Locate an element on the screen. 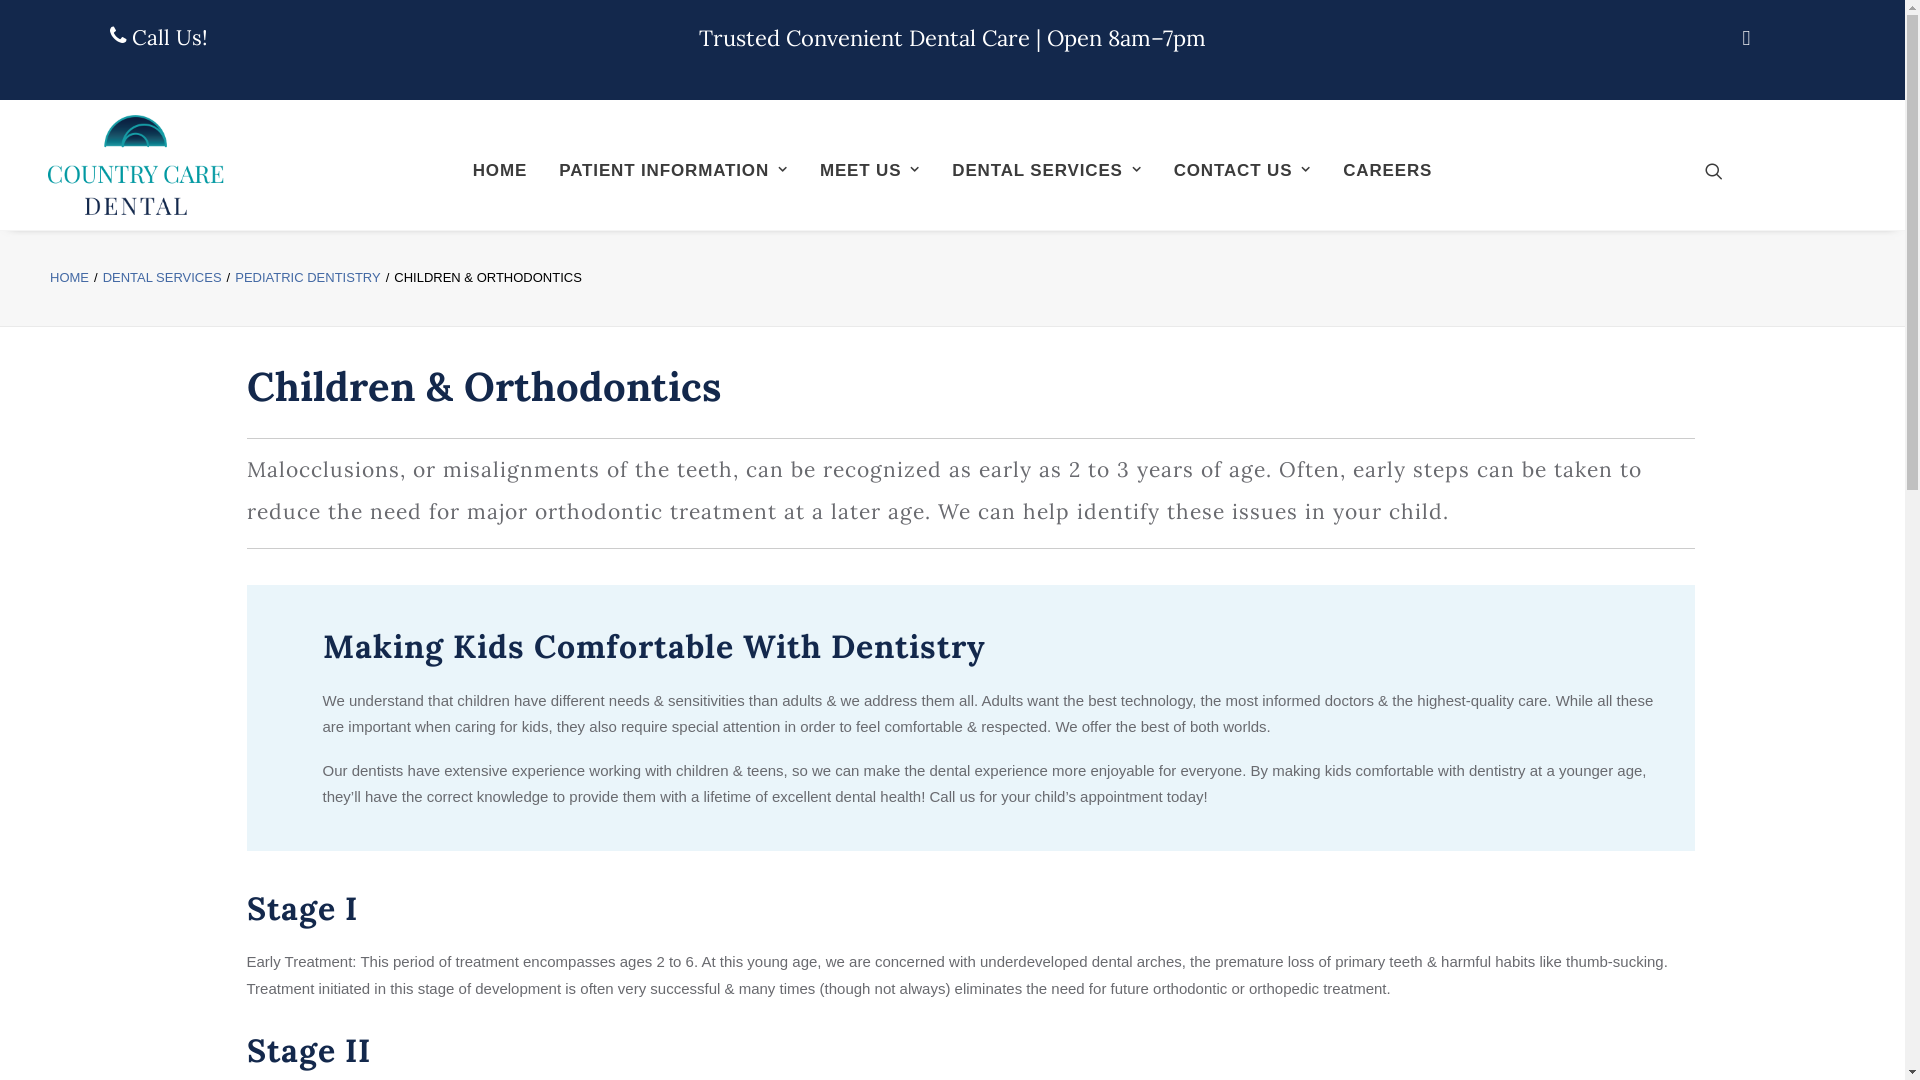 This screenshot has height=1080, width=1920. 'CAREERS' is located at coordinates (1329, 168).